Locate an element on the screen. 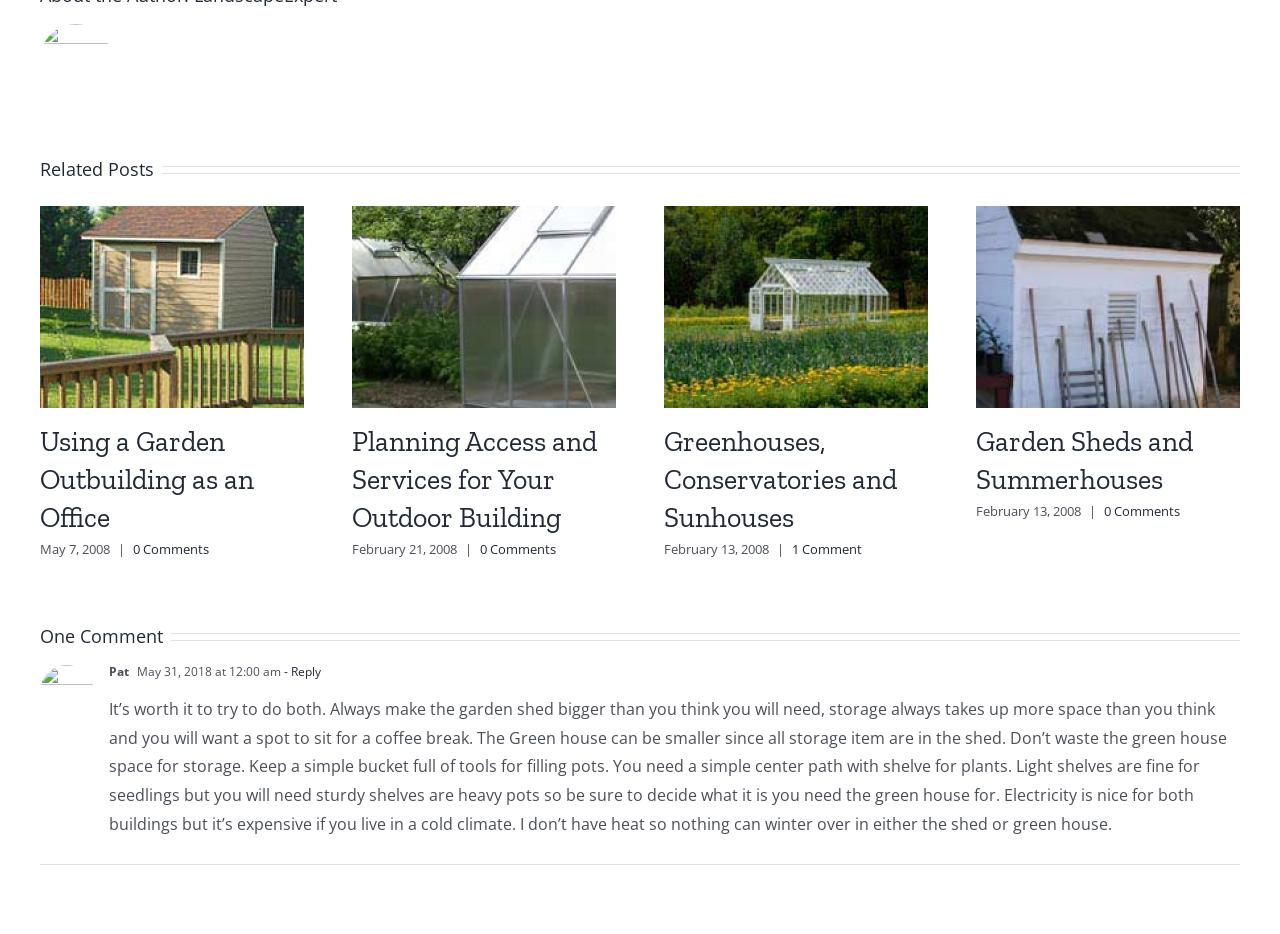 The height and width of the screenshot is (934, 1280). '1 Comment' is located at coordinates (827, 549).